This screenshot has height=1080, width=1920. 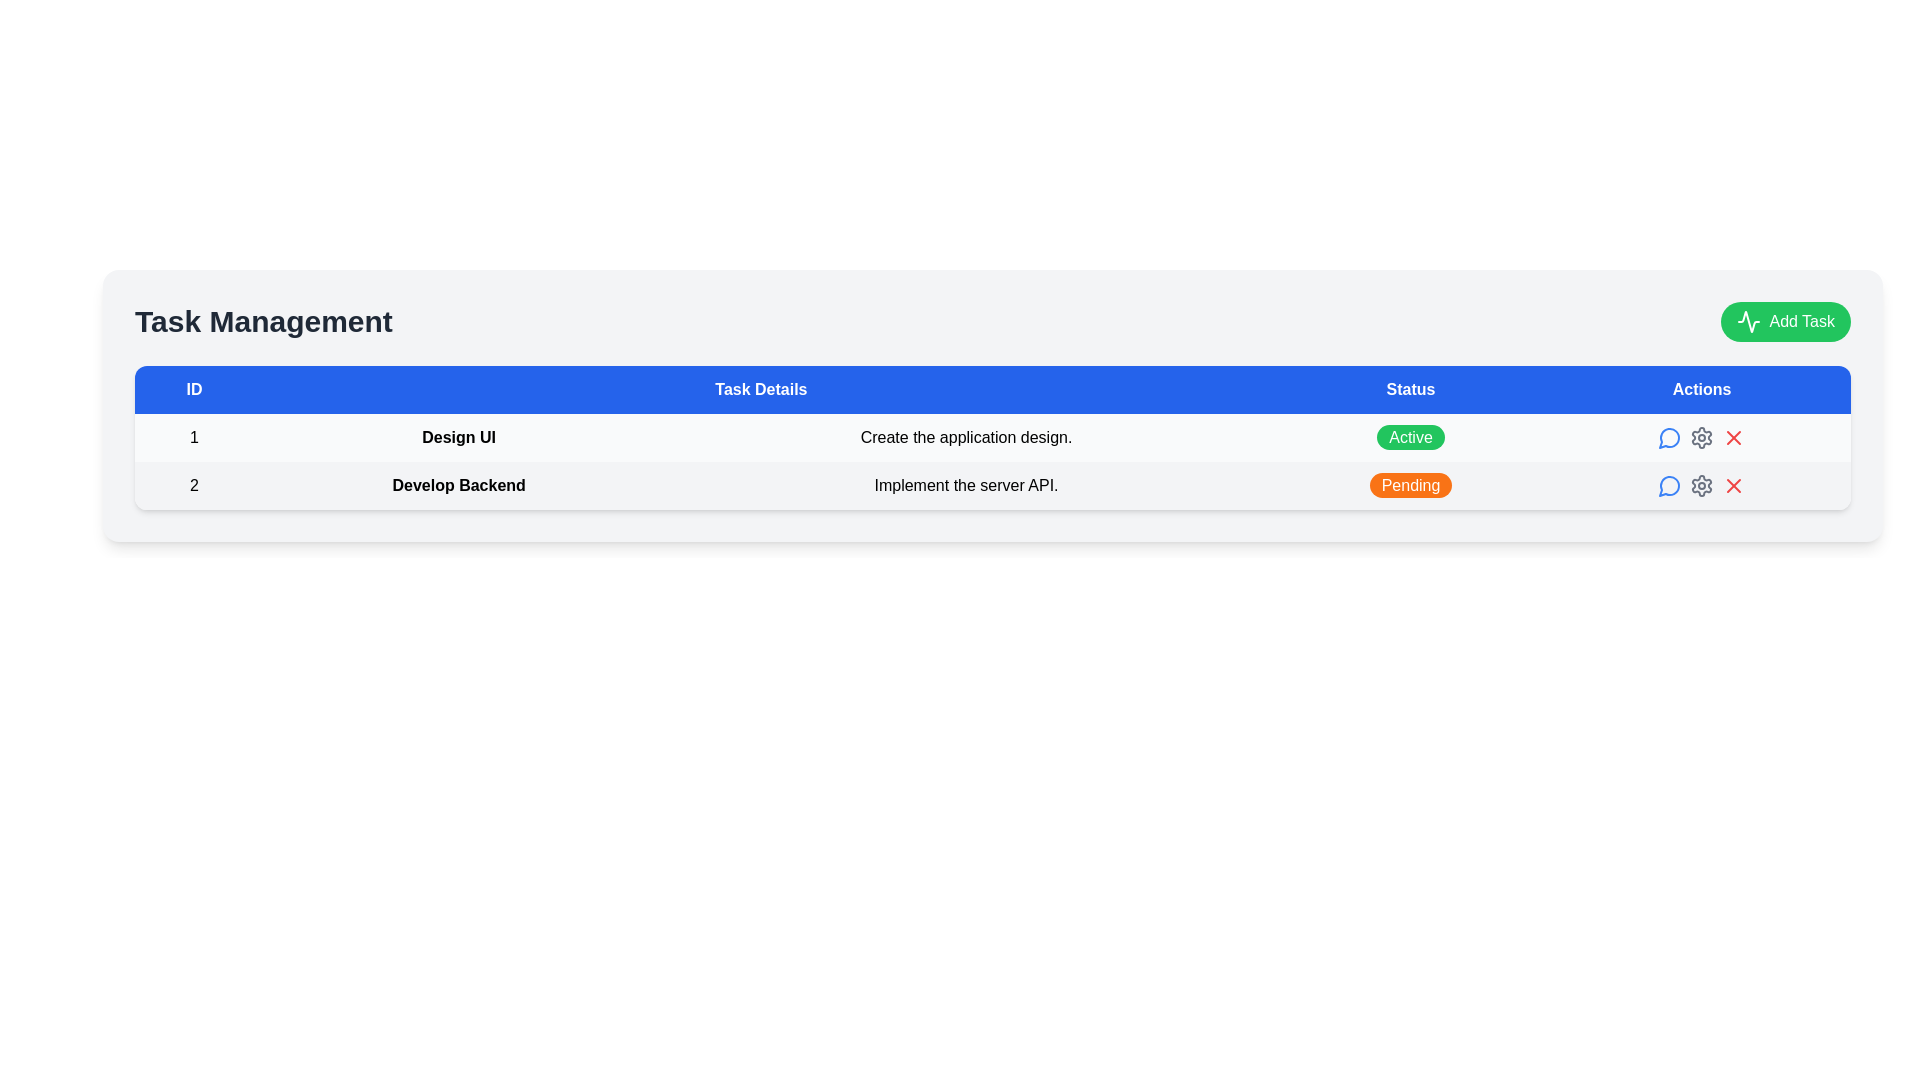 What do you see at coordinates (1410, 437) in the screenshot?
I see `text of the 'Active' status label, which is a pill-shaped label with a green background and white text, located in the first row of the 'Task Management' section` at bounding box center [1410, 437].